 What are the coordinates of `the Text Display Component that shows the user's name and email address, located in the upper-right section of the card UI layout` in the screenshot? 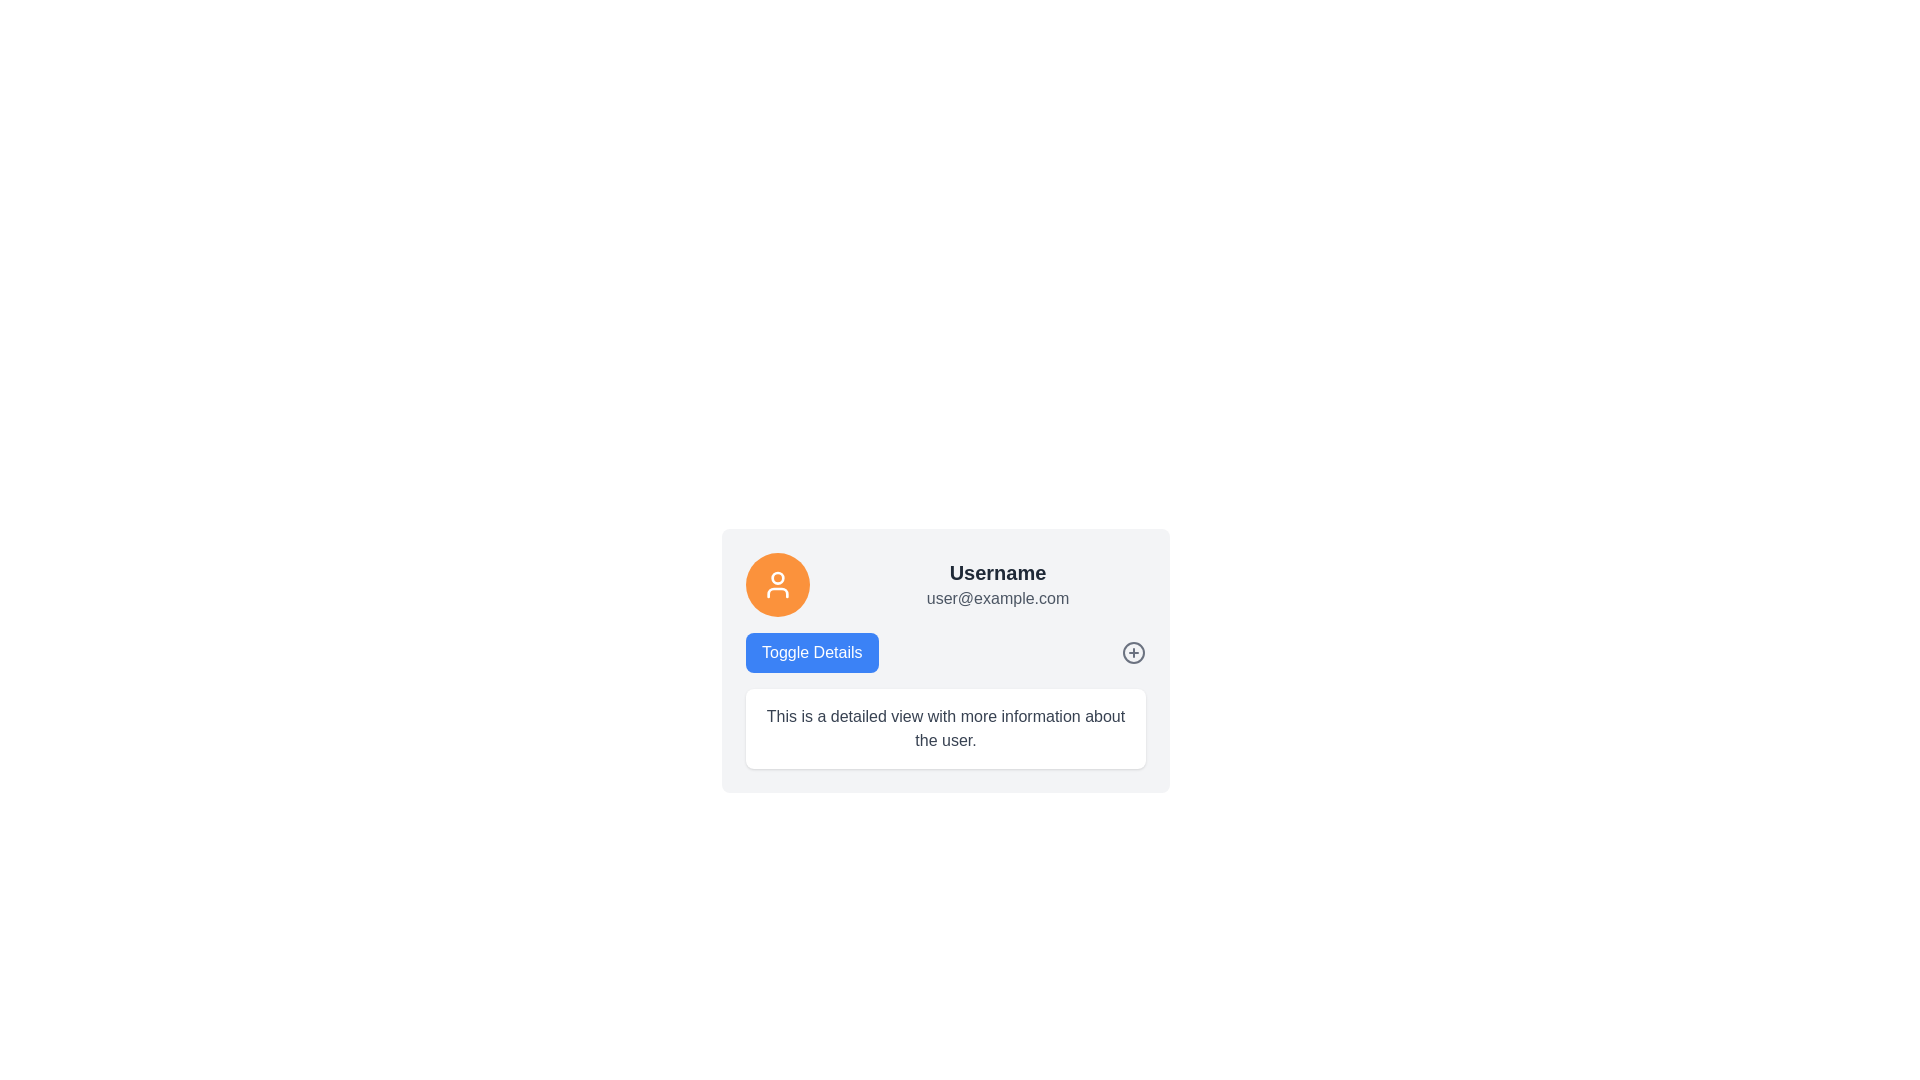 It's located at (998, 585).